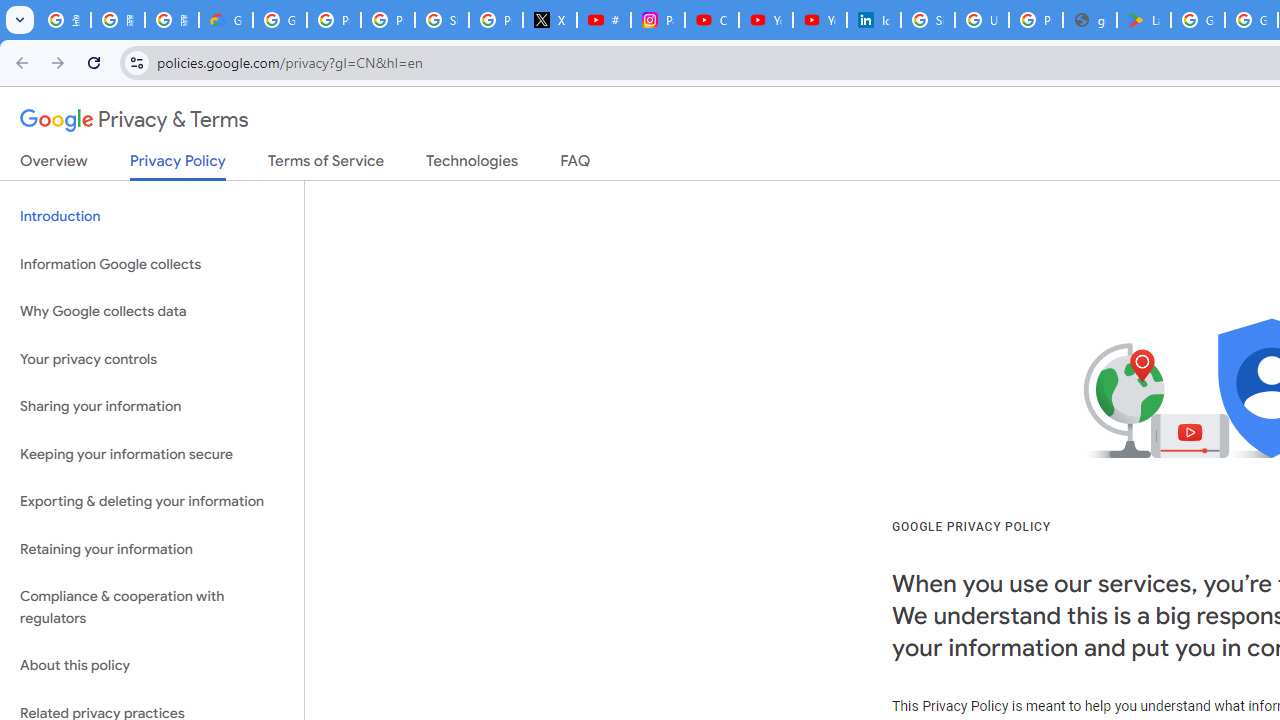  I want to click on 'google_privacy_policy_en.pdf', so click(1088, 20).